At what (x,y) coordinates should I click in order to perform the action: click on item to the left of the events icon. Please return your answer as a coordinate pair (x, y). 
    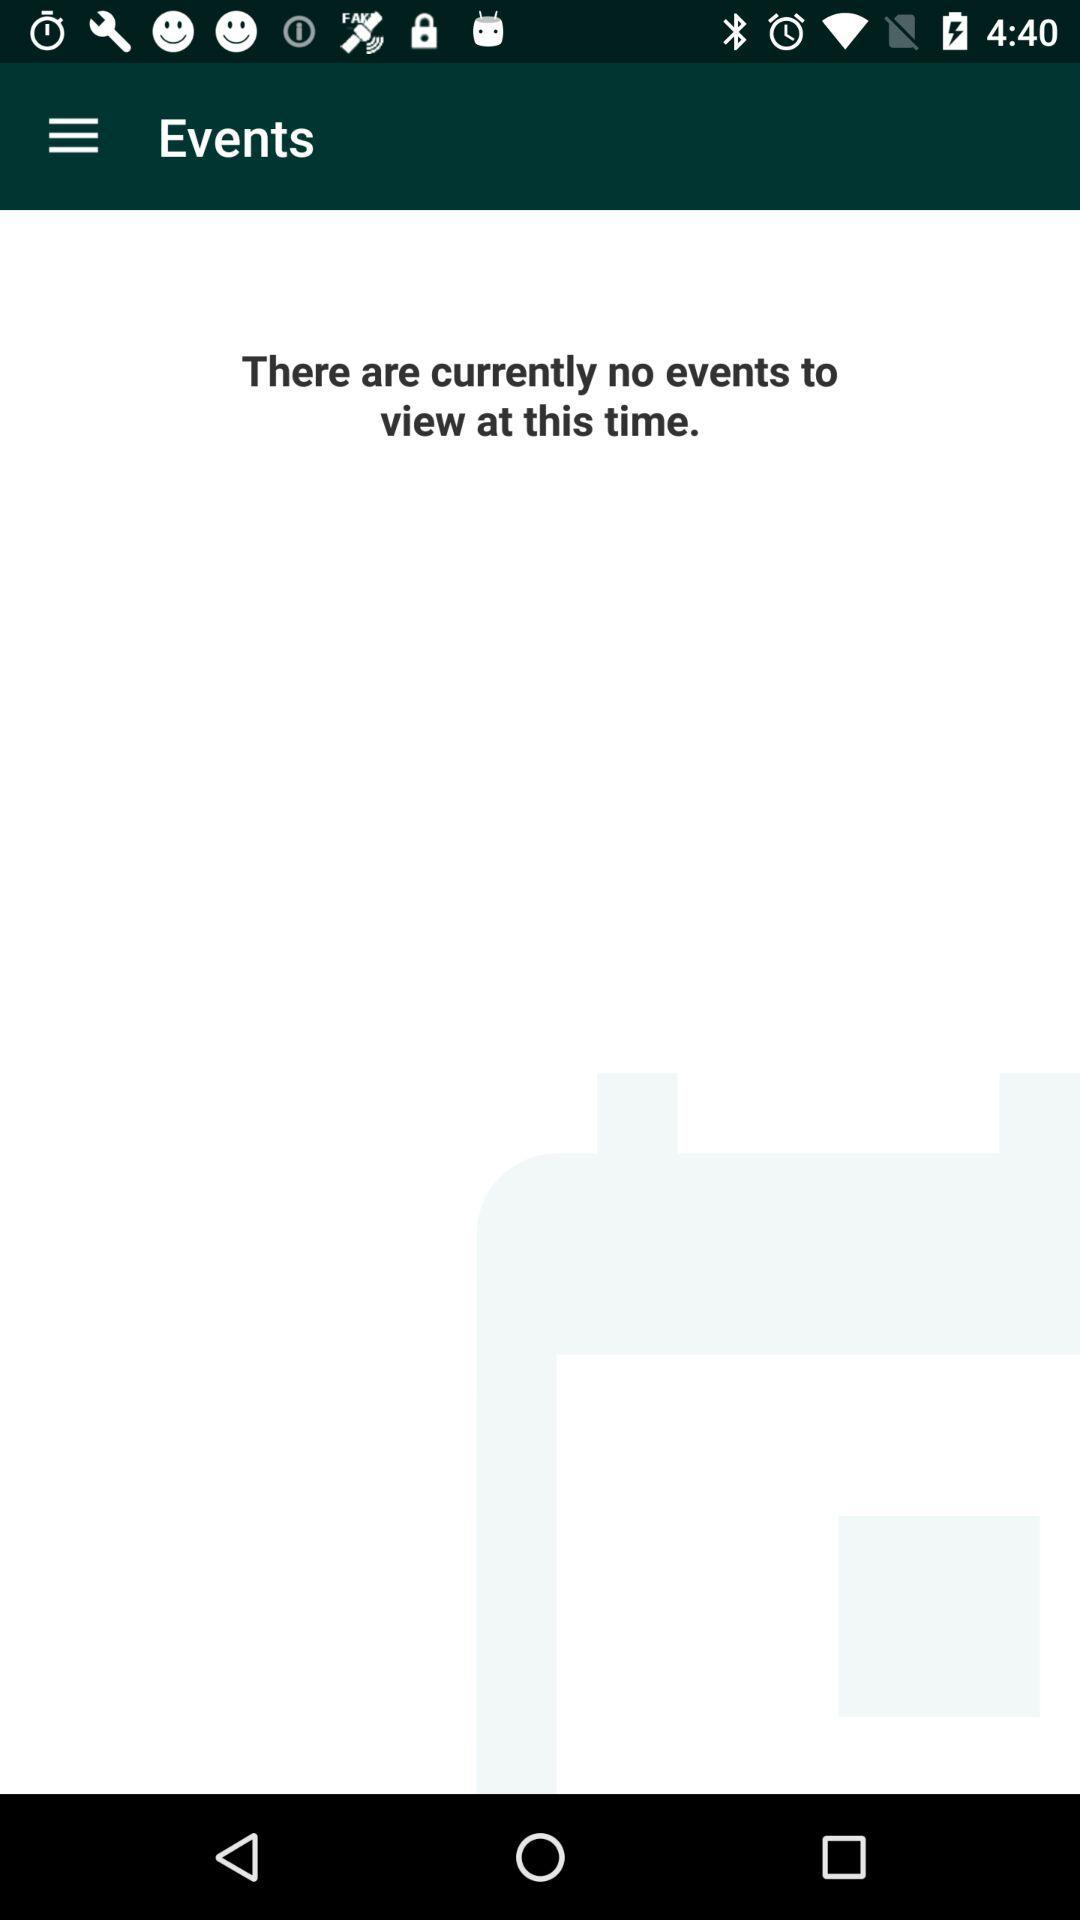
    Looking at the image, I should click on (72, 135).